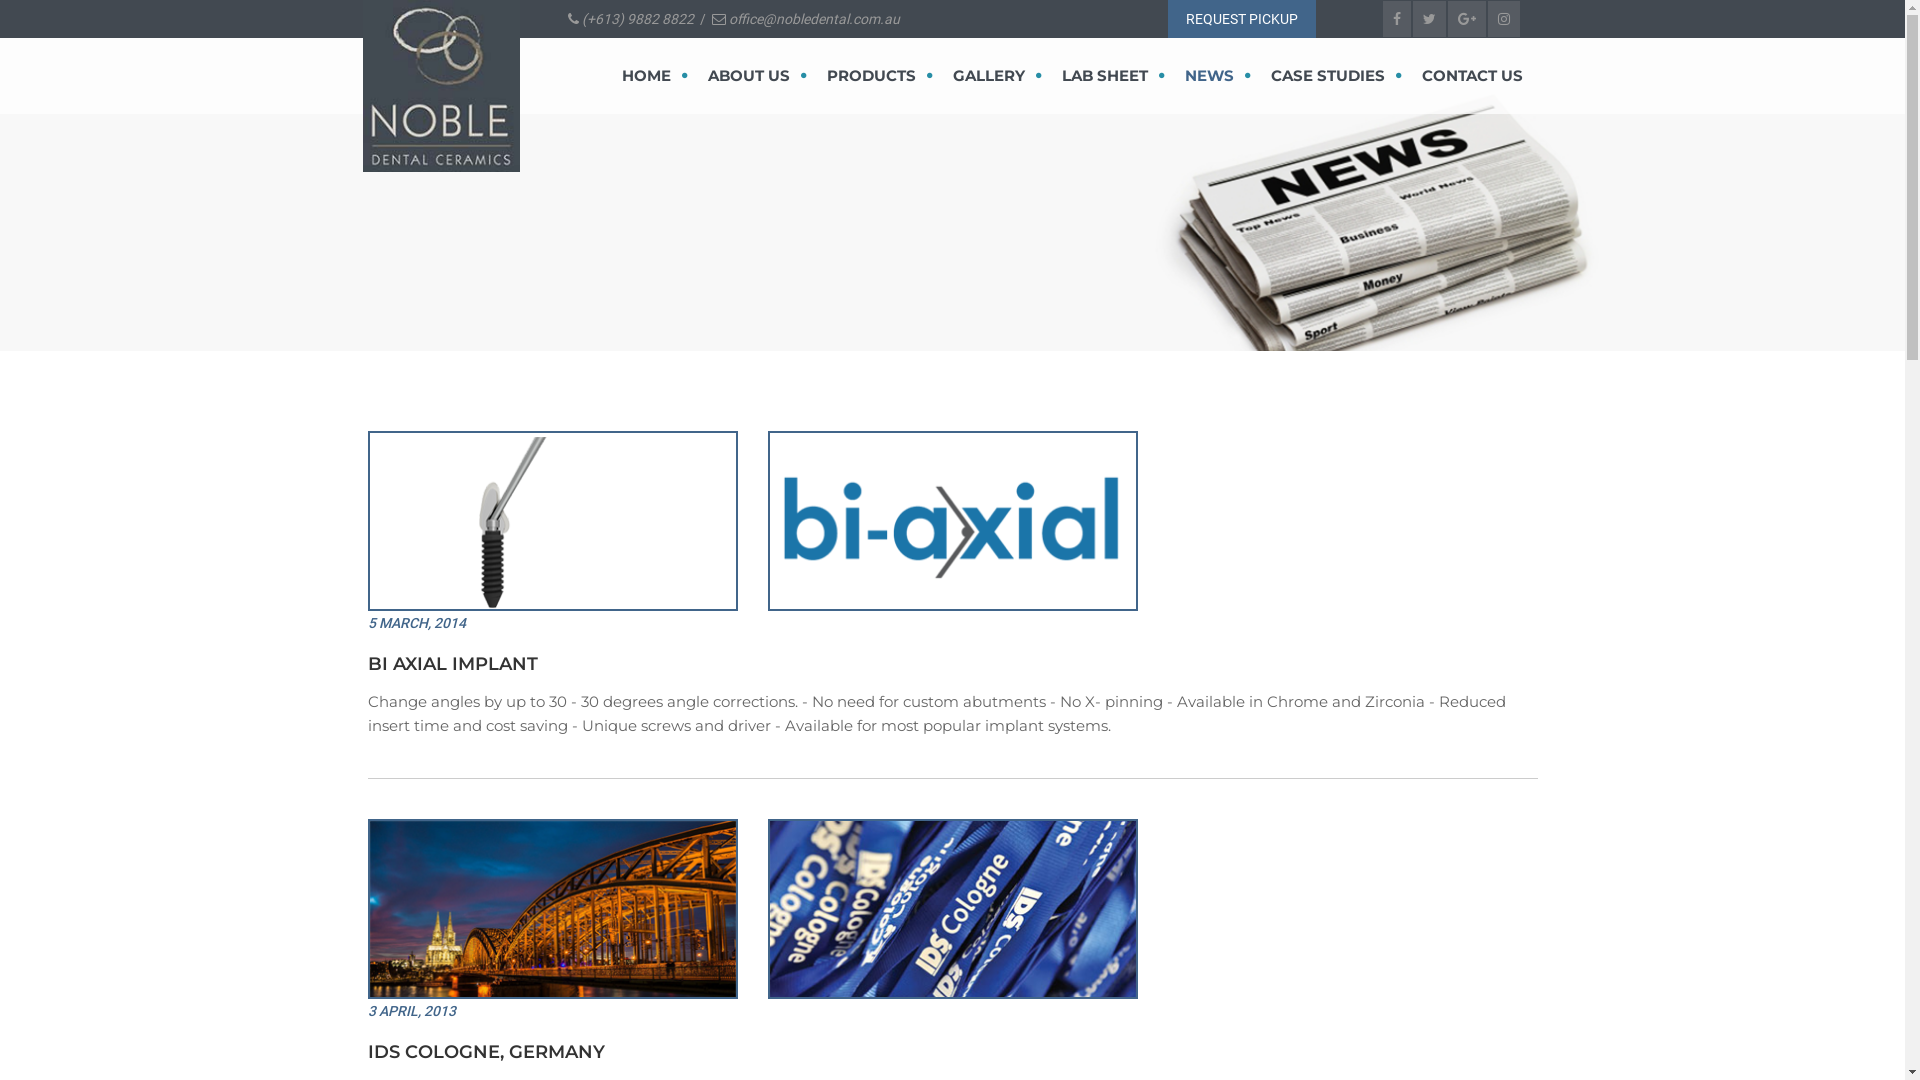 The height and width of the screenshot is (1080, 1920). Describe the element at coordinates (1185, 19) in the screenshot. I see `'REQUEST PICKUP'` at that location.